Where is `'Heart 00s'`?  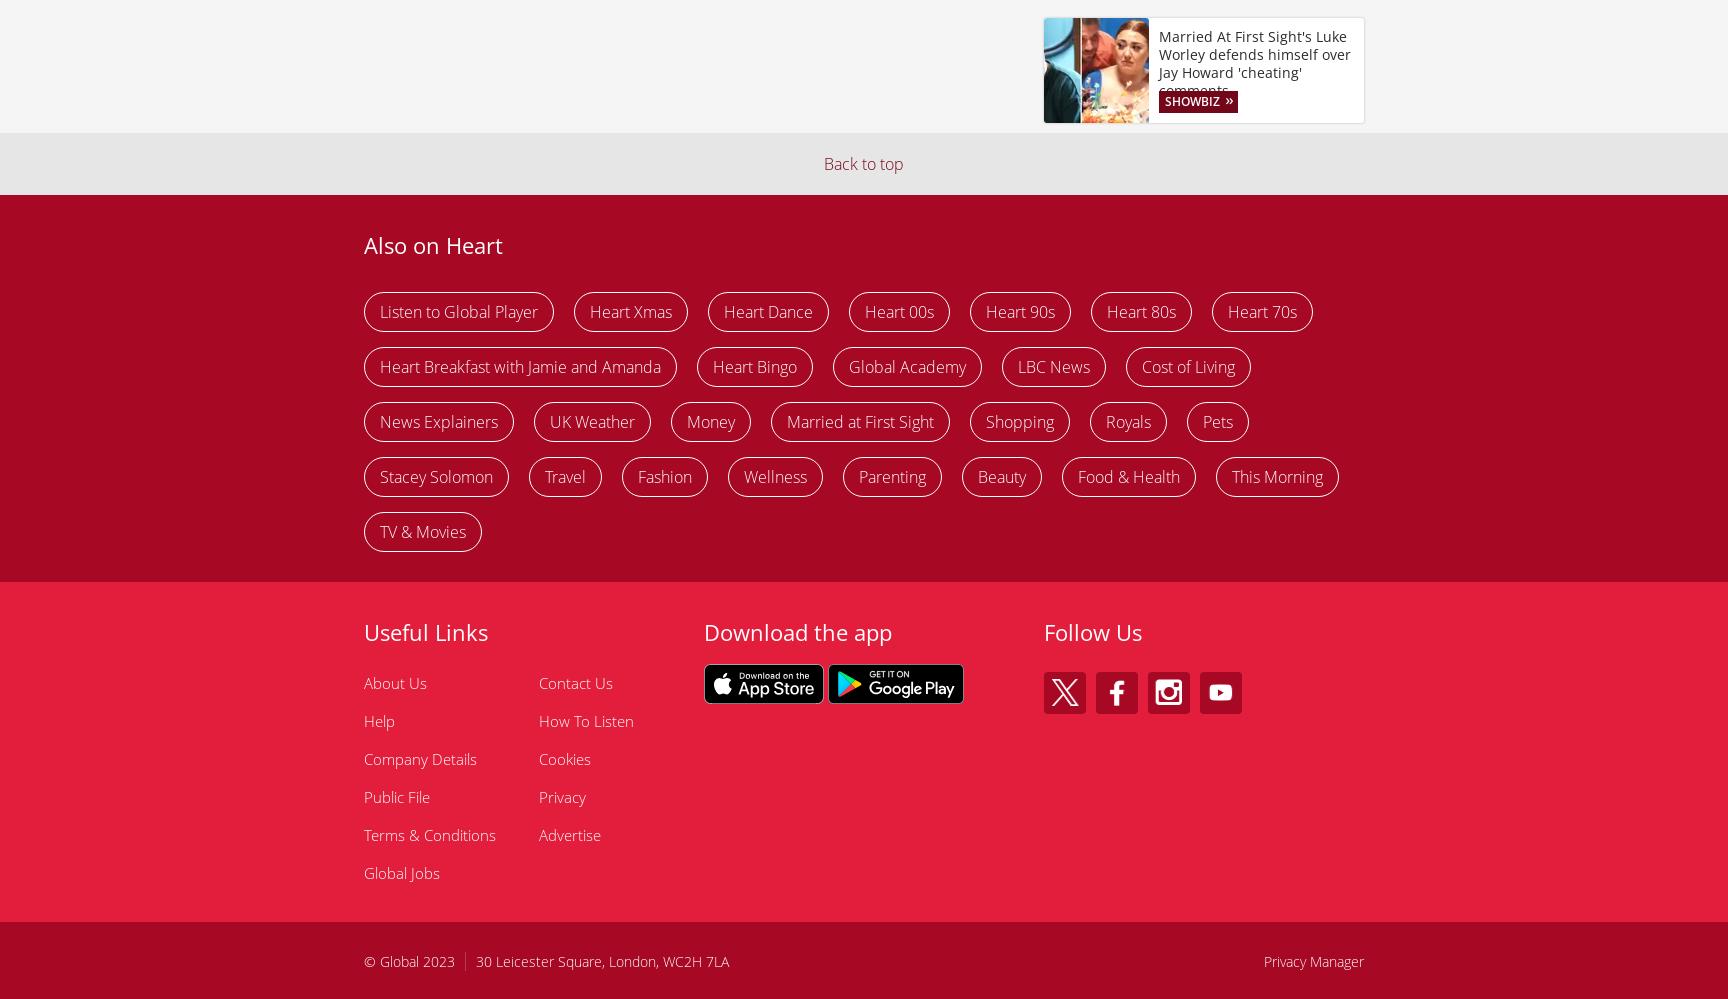 'Heart 00s' is located at coordinates (899, 309).